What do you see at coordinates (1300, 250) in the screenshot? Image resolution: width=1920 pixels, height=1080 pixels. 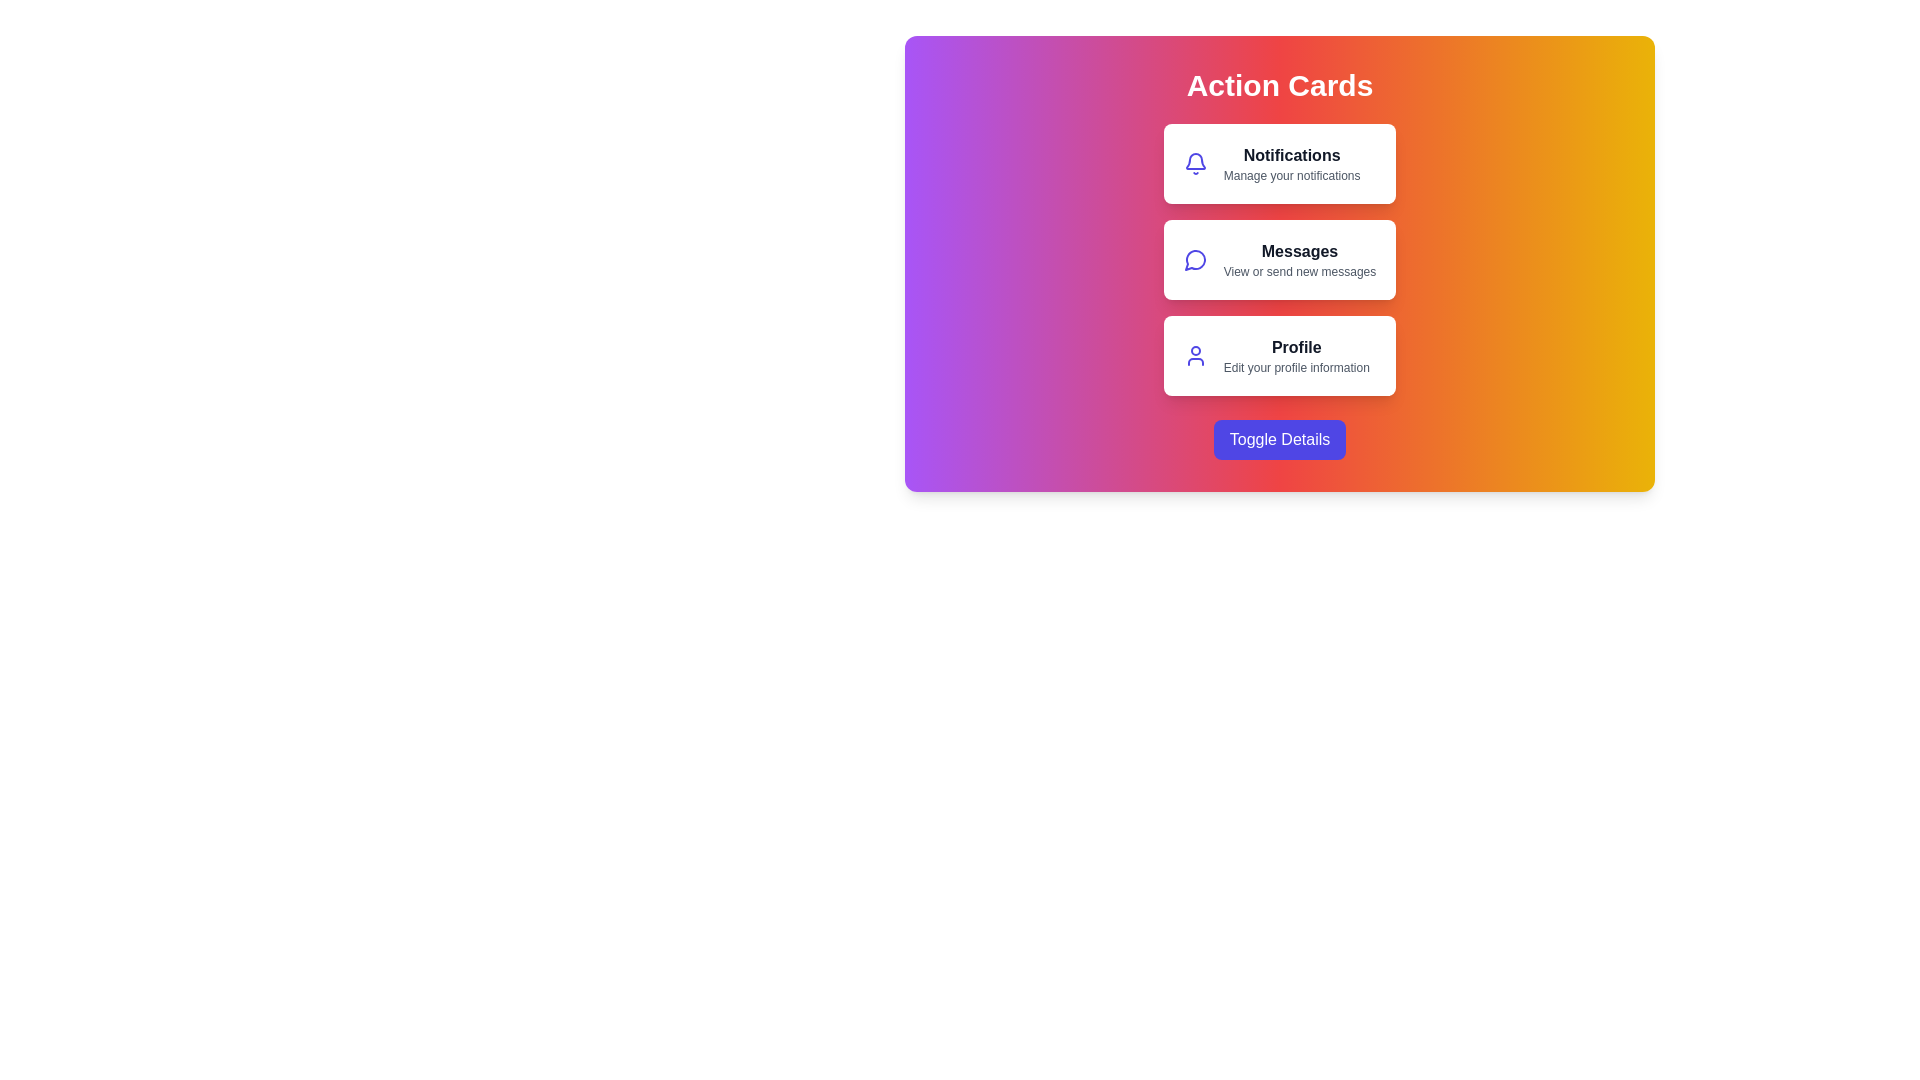 I see `the Text label positioned in the middle of the second card, directly below the title 'Notifications' and above 'Profile'` at bounding box center [1300, 250].